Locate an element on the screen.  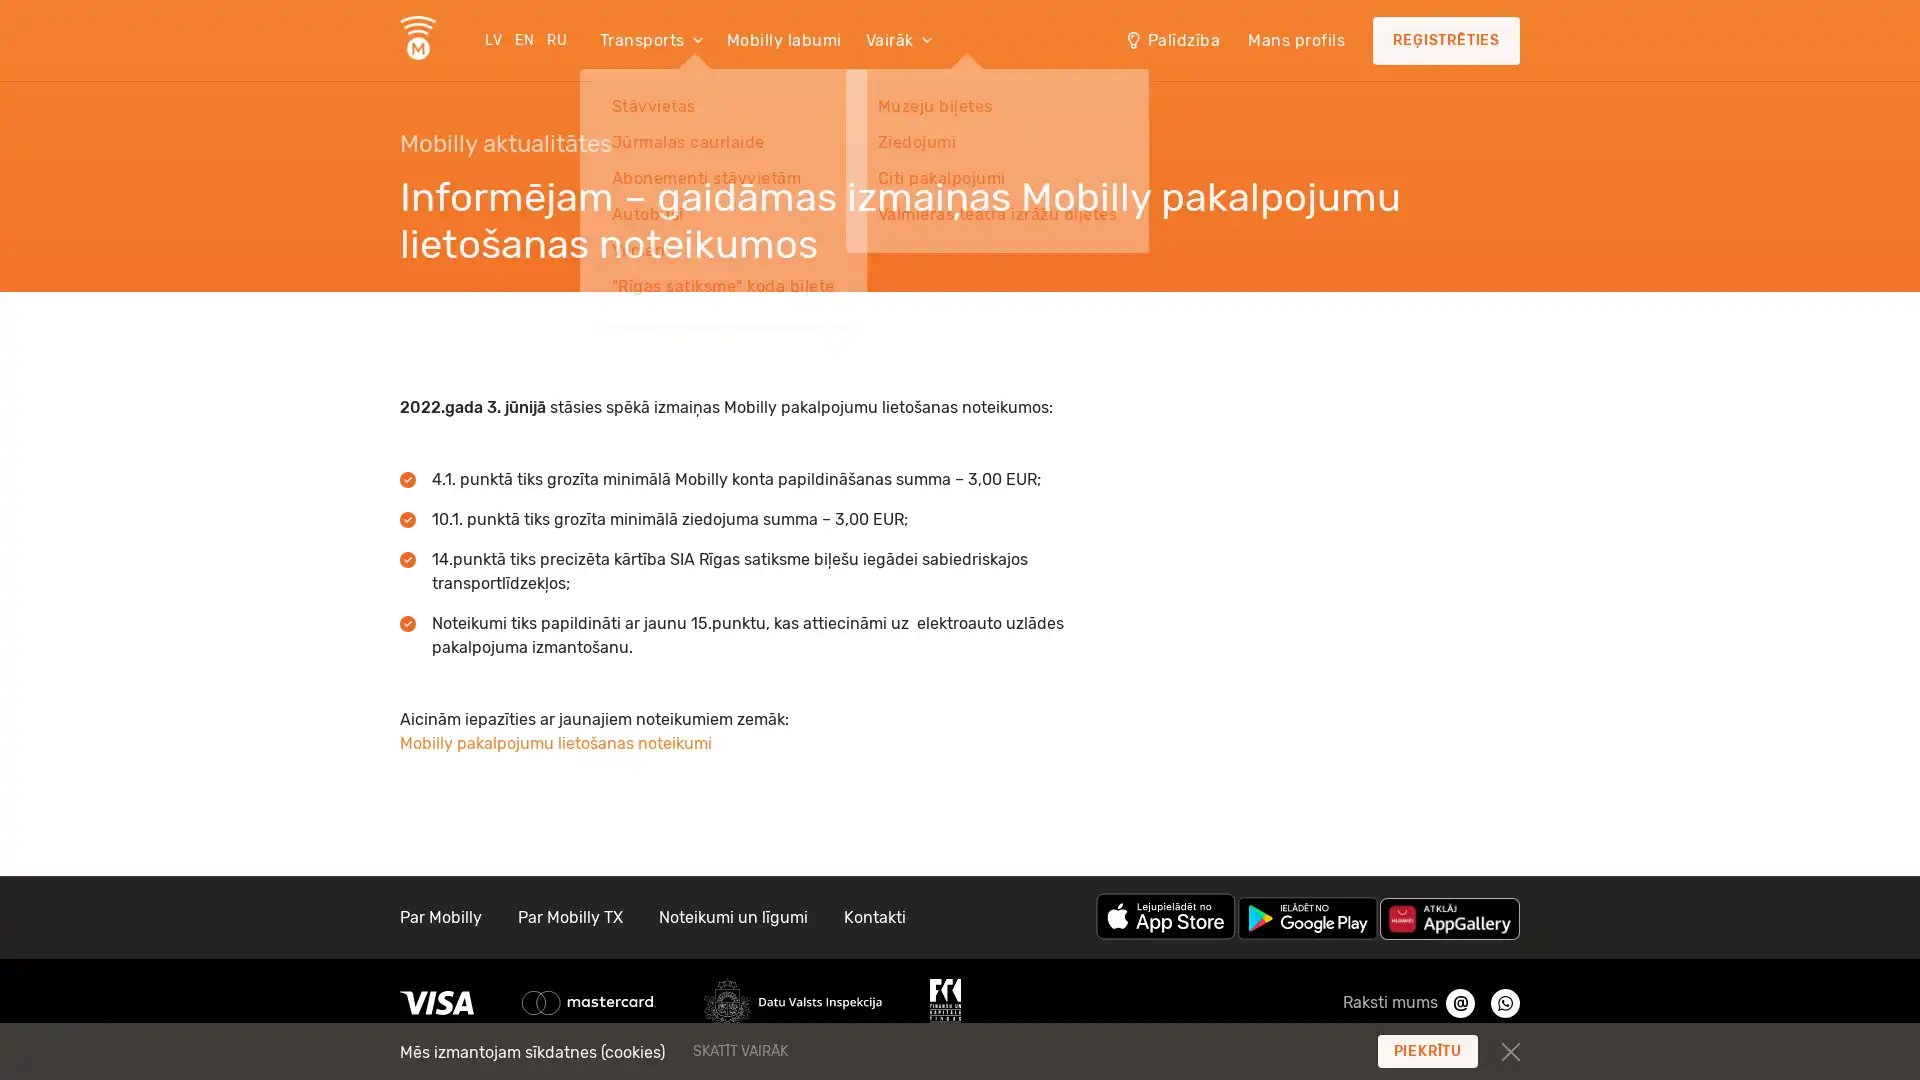
SKATIT VAIRAK is located at coordinates (862, 1049).